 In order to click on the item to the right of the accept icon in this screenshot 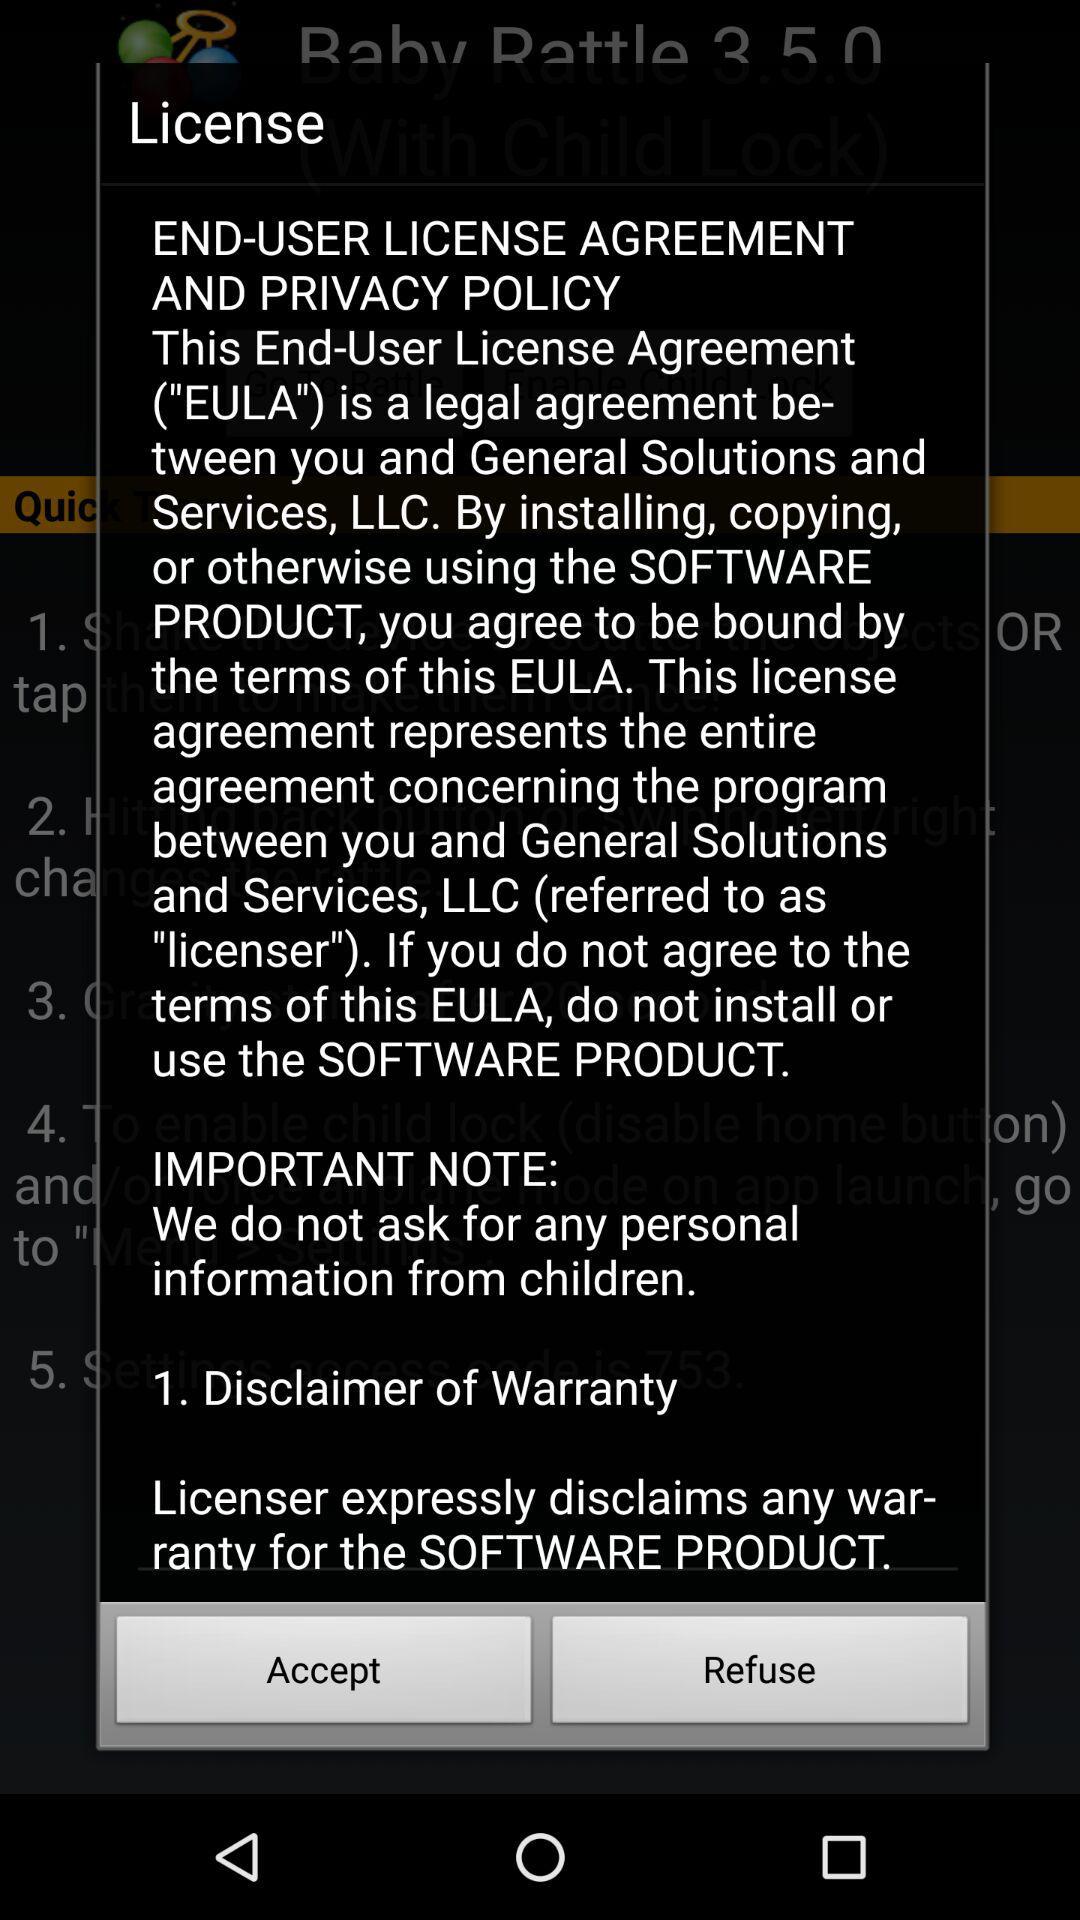, I will do `click(760, 1675)`.